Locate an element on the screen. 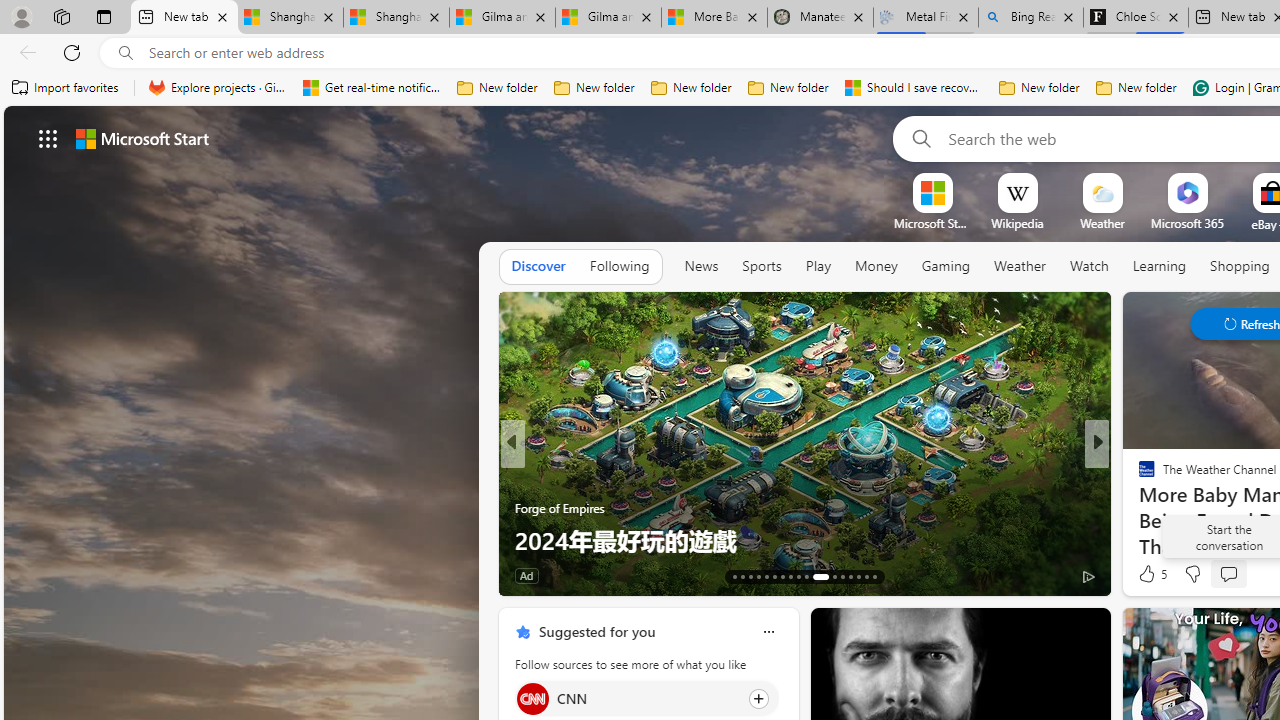  '16 Like' is located at coordinates (1149, 575).